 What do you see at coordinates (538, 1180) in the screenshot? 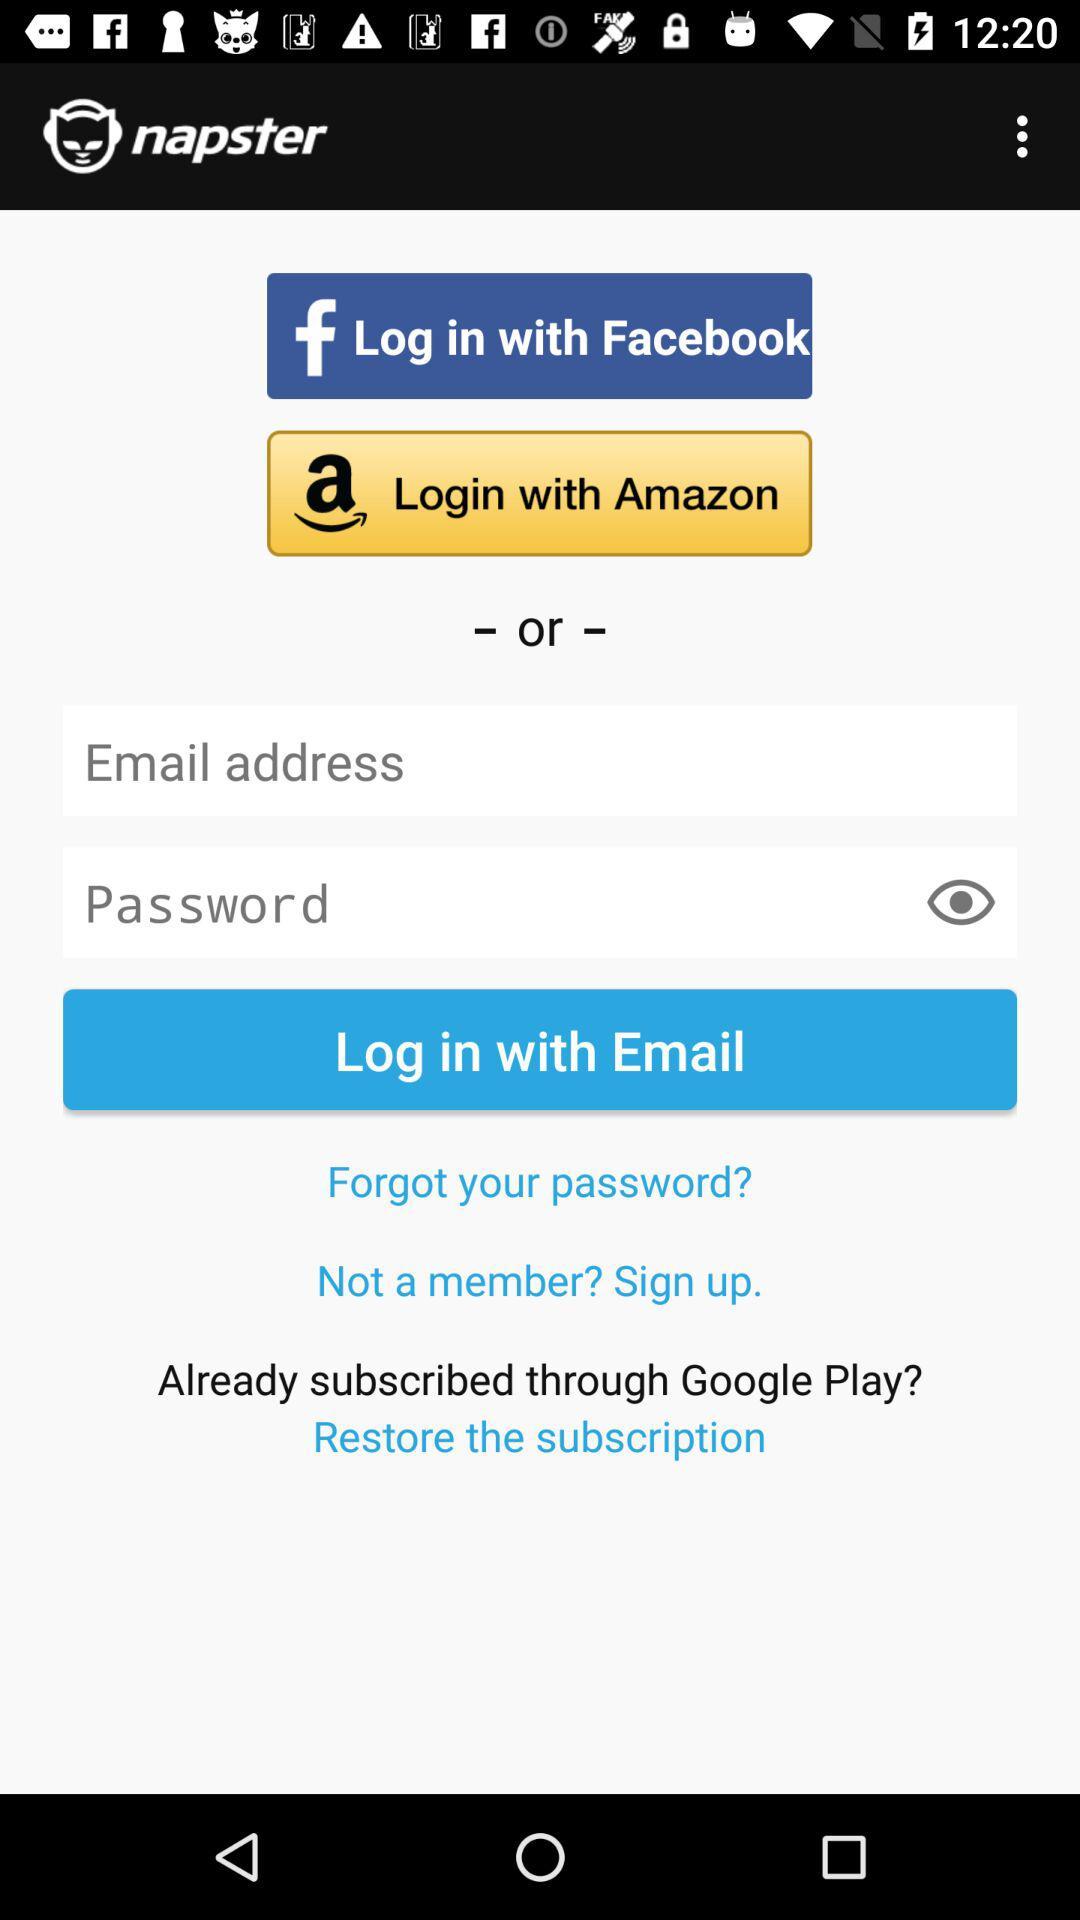
I see `the forgot your password? item` at bounding box center [538, 1180].